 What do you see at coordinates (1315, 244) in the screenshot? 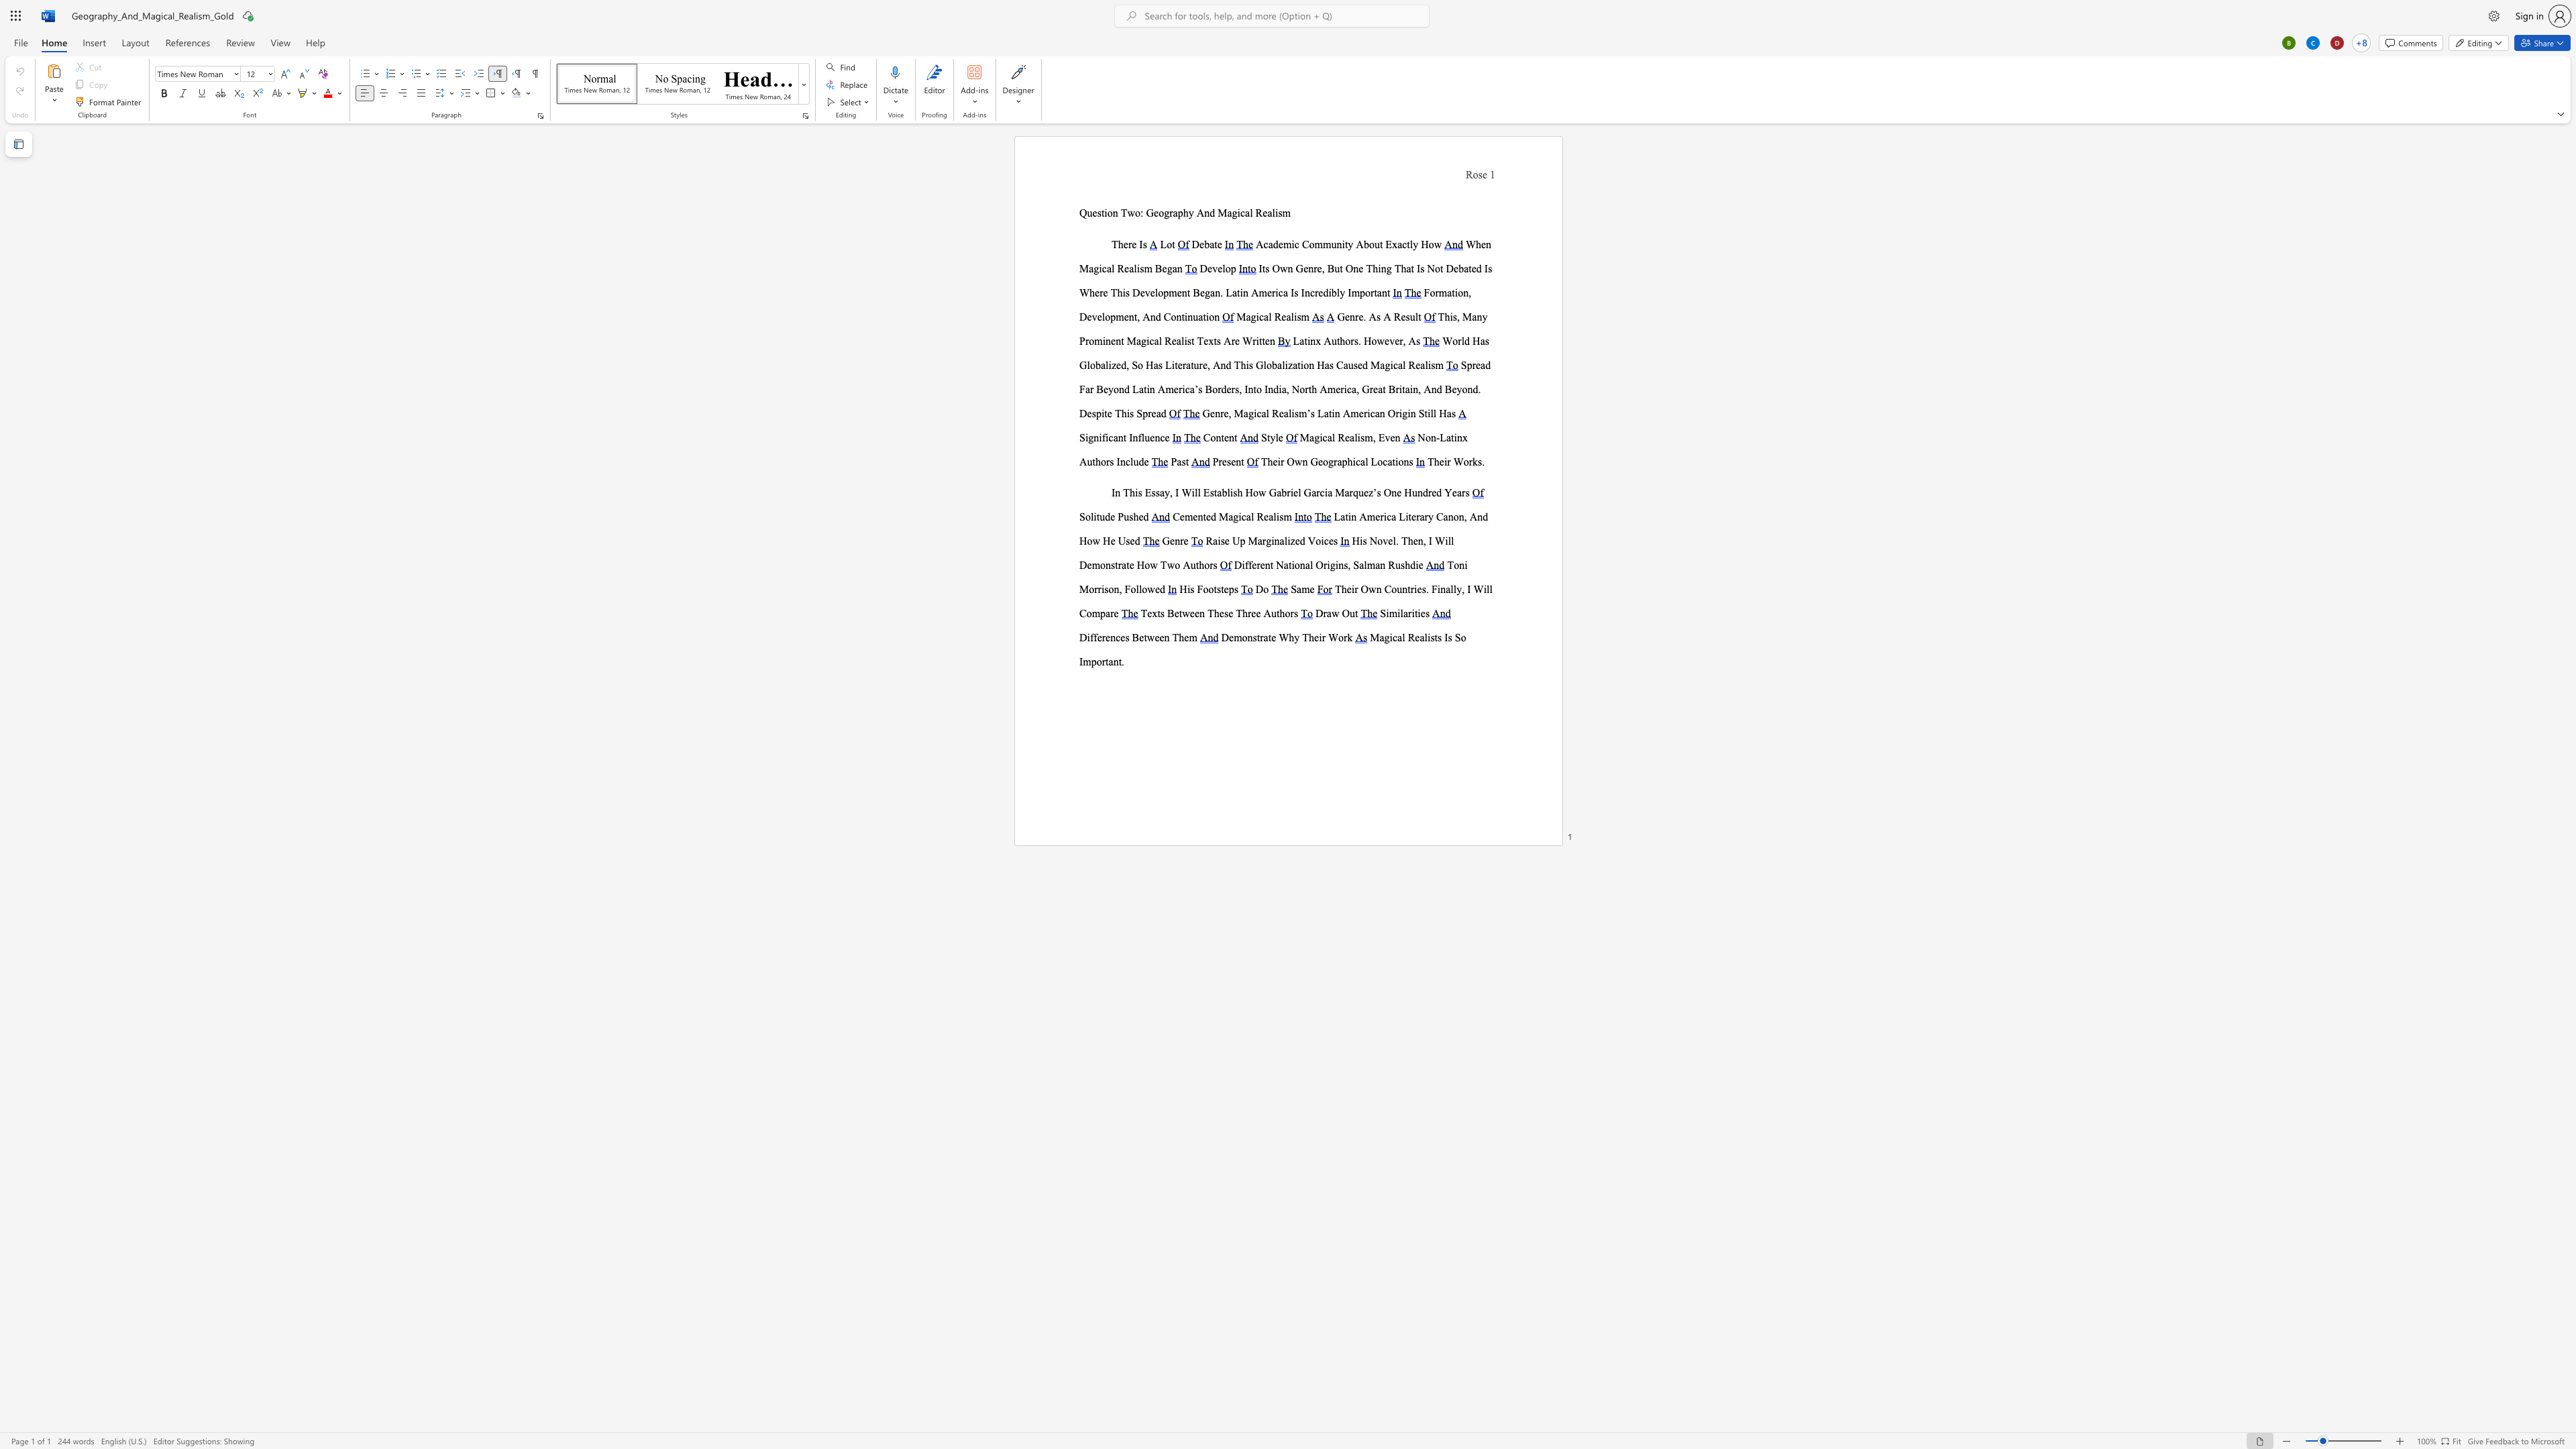
I see `the space between the continuous character "o" and "m" in the text` at bounding box center [1315, 244].